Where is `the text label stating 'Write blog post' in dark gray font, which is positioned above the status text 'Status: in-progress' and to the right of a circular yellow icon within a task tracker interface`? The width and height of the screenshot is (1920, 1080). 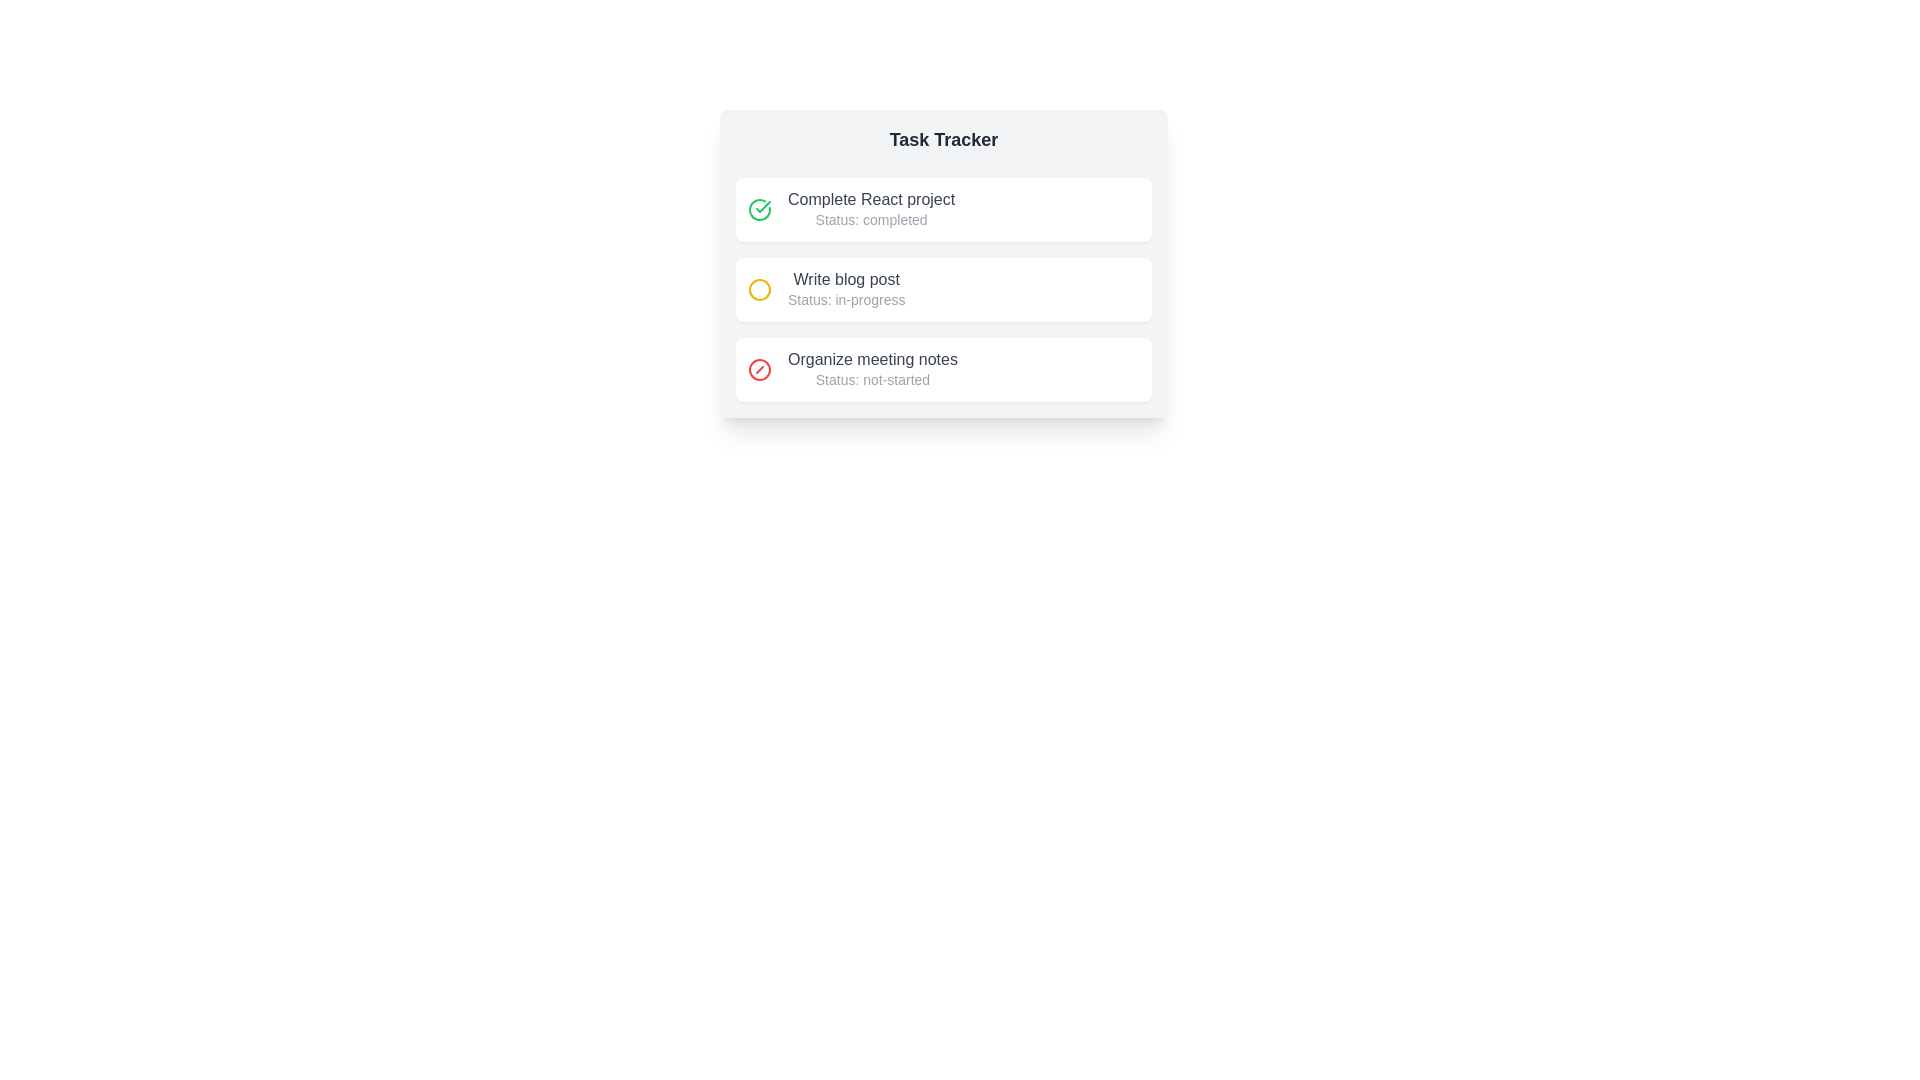 the text label stating 'Write blog post' in dark gray font, which is positioned above the status text 'Status: in-progress' and to the right of a circular yellow icon within a task tracker interface is located at coordinates (846, 280).